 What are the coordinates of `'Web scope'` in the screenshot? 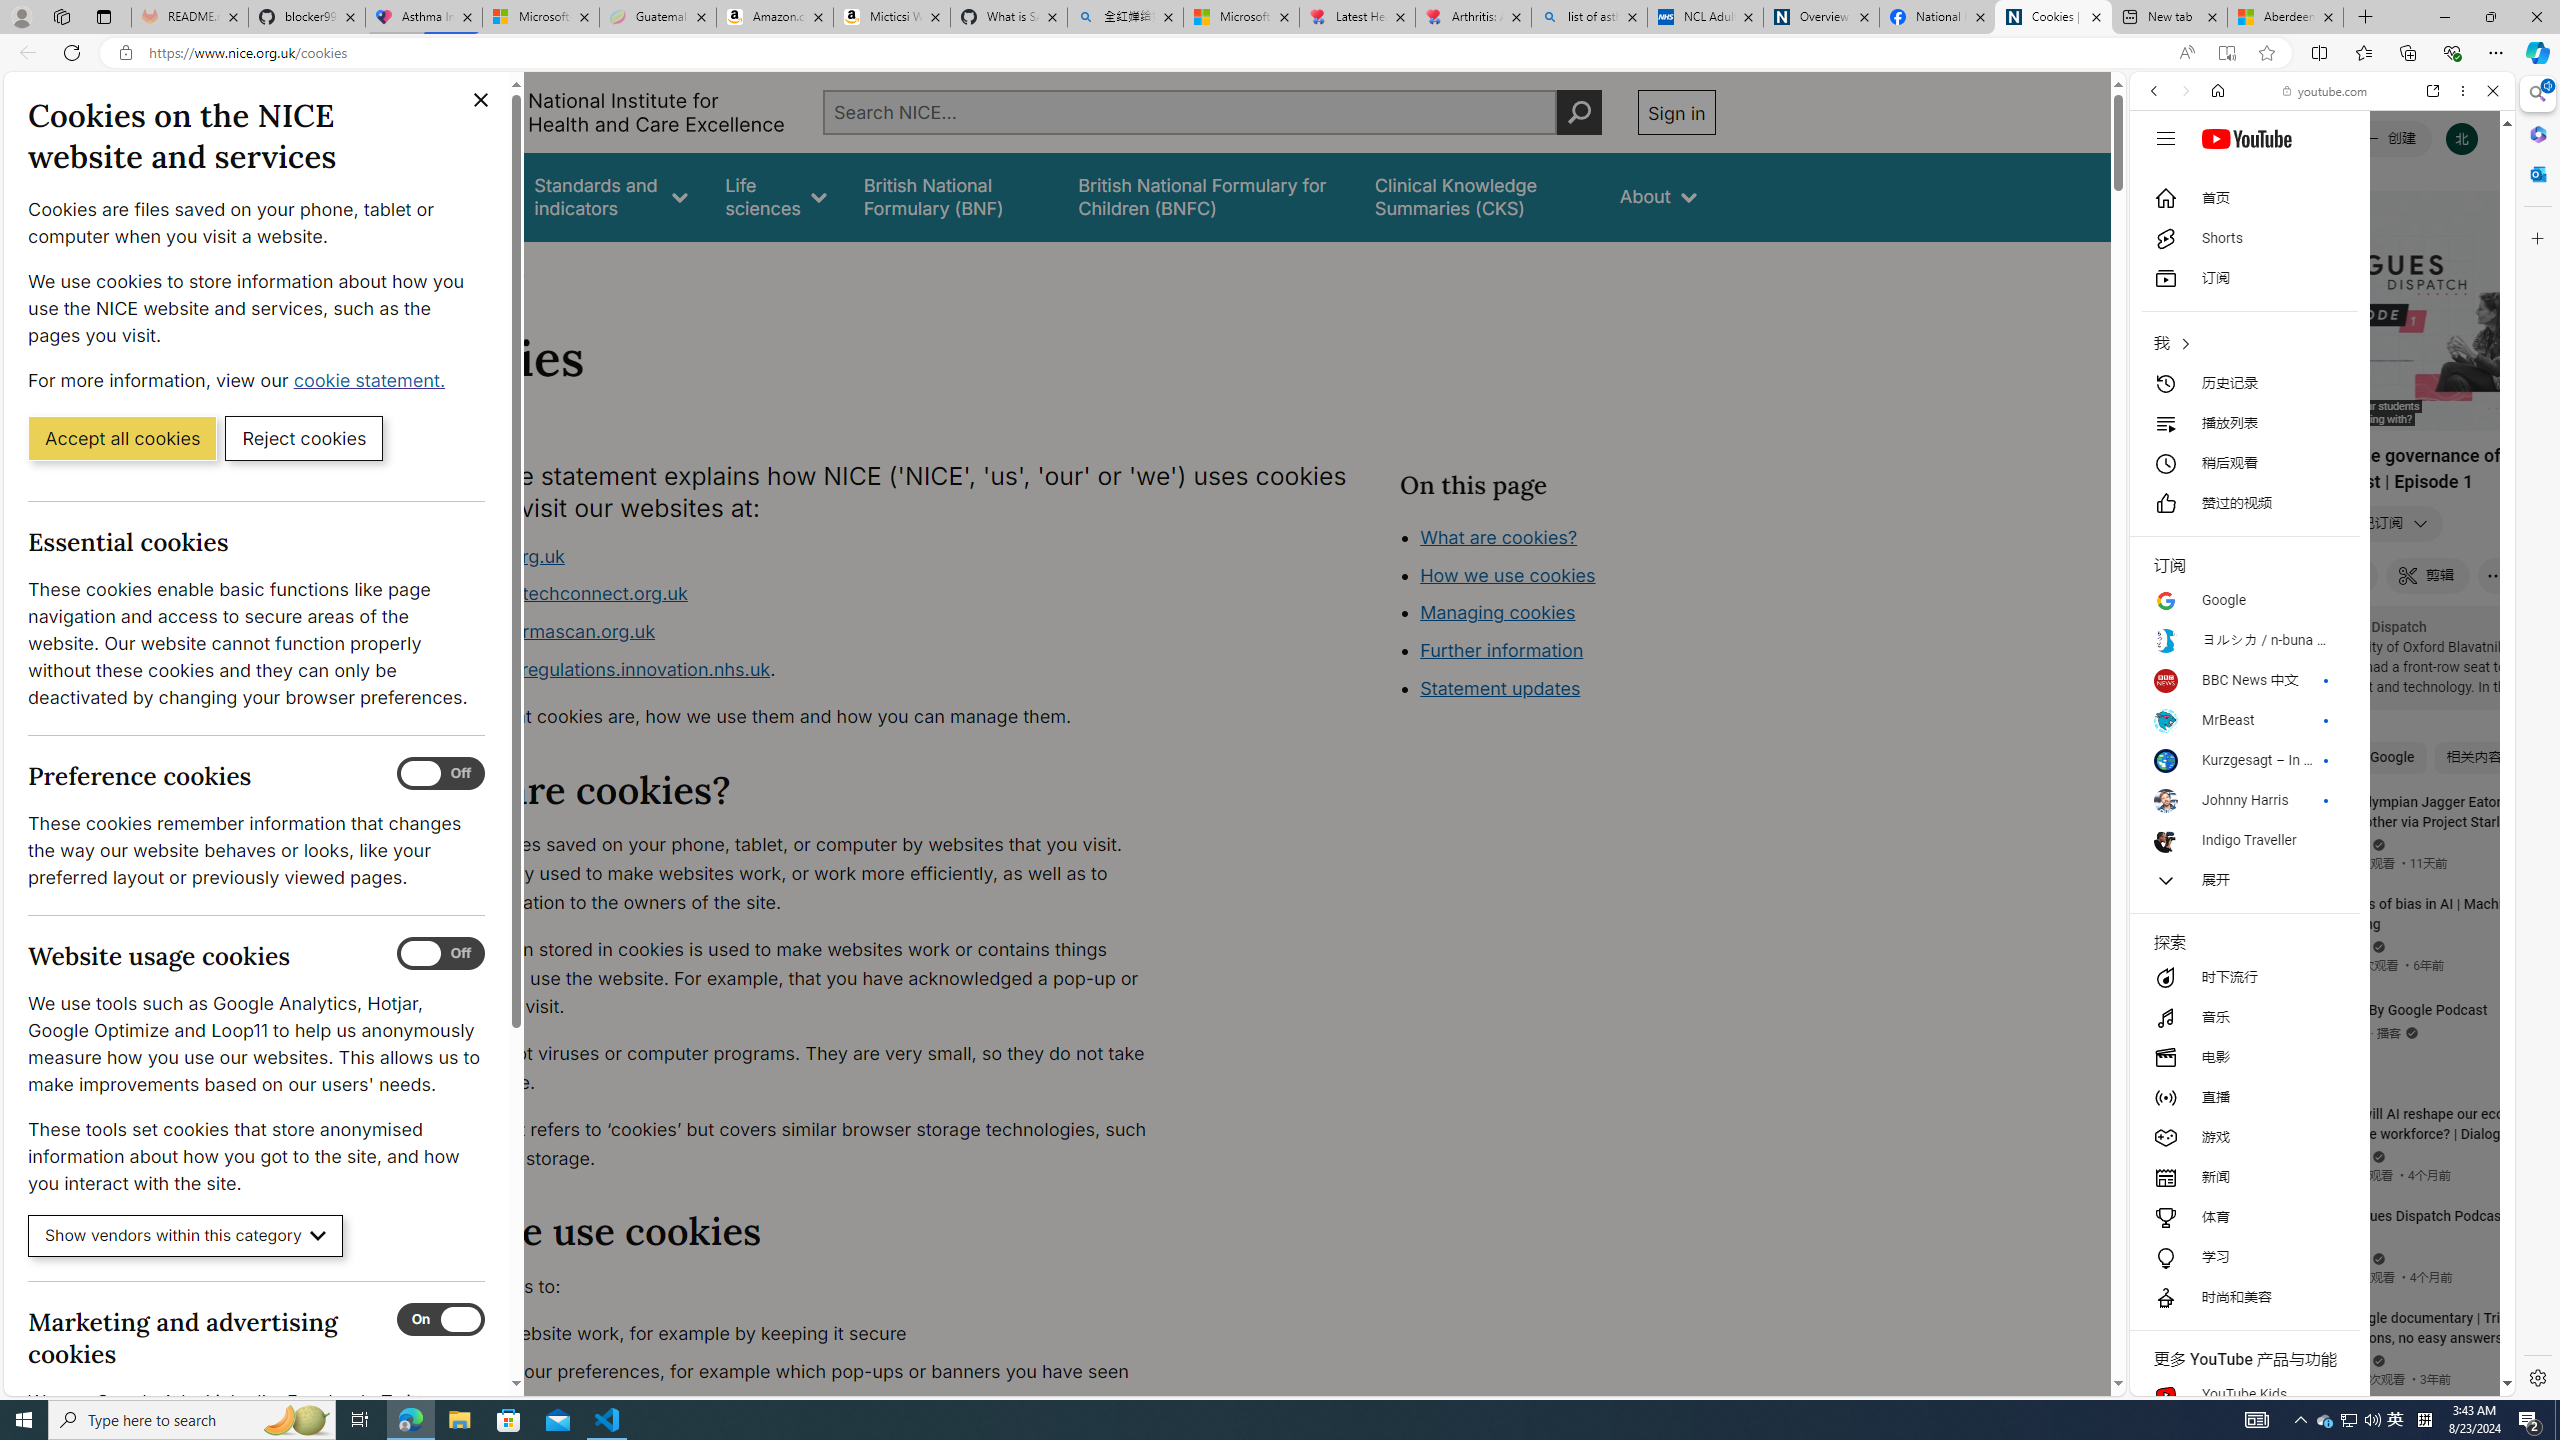 It's located at (2162, 180).